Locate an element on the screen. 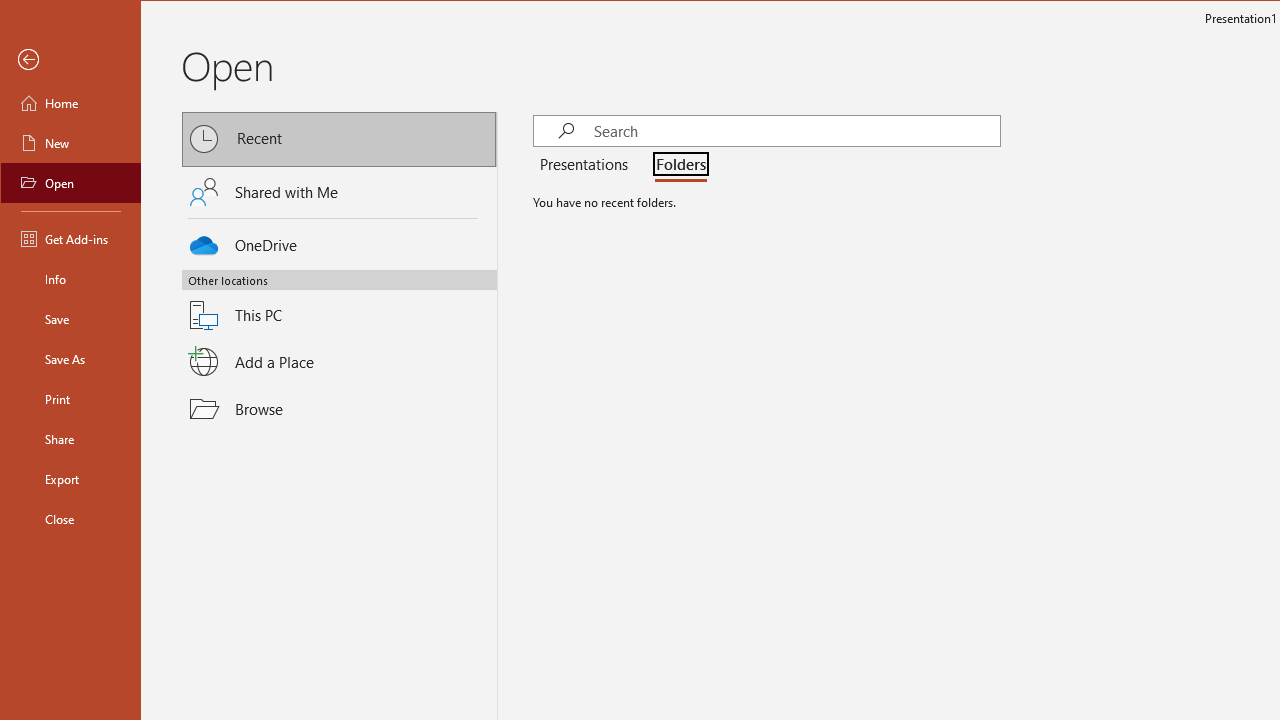 The height and width of the screenshot is (720, 1280). 'New' is located at coordinates (71, 141).